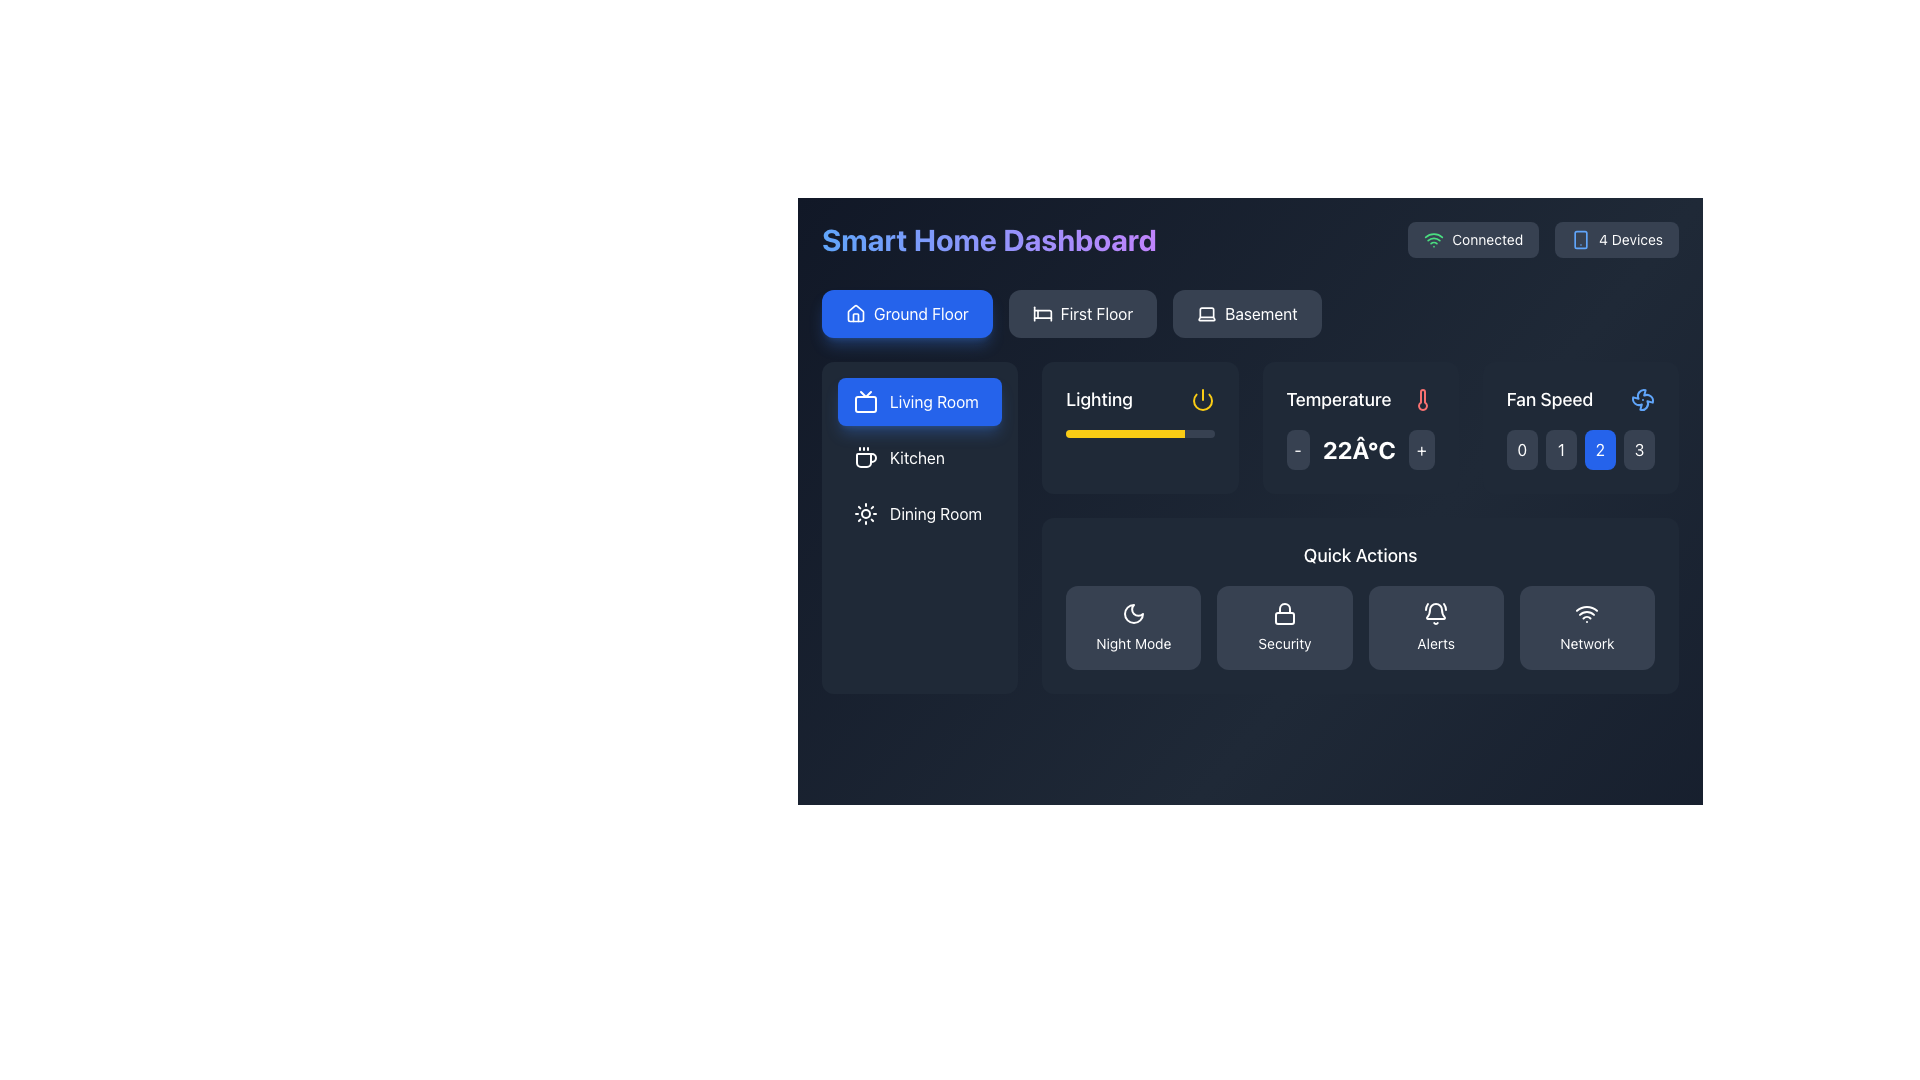 The width and height of the screenshot is (1920, 1080). I want to click on the horizontal progress bar in the 'Lighting' section of the 'Smart Home Dashboard' that is 80% filled in yellow, so click(1140, 433).